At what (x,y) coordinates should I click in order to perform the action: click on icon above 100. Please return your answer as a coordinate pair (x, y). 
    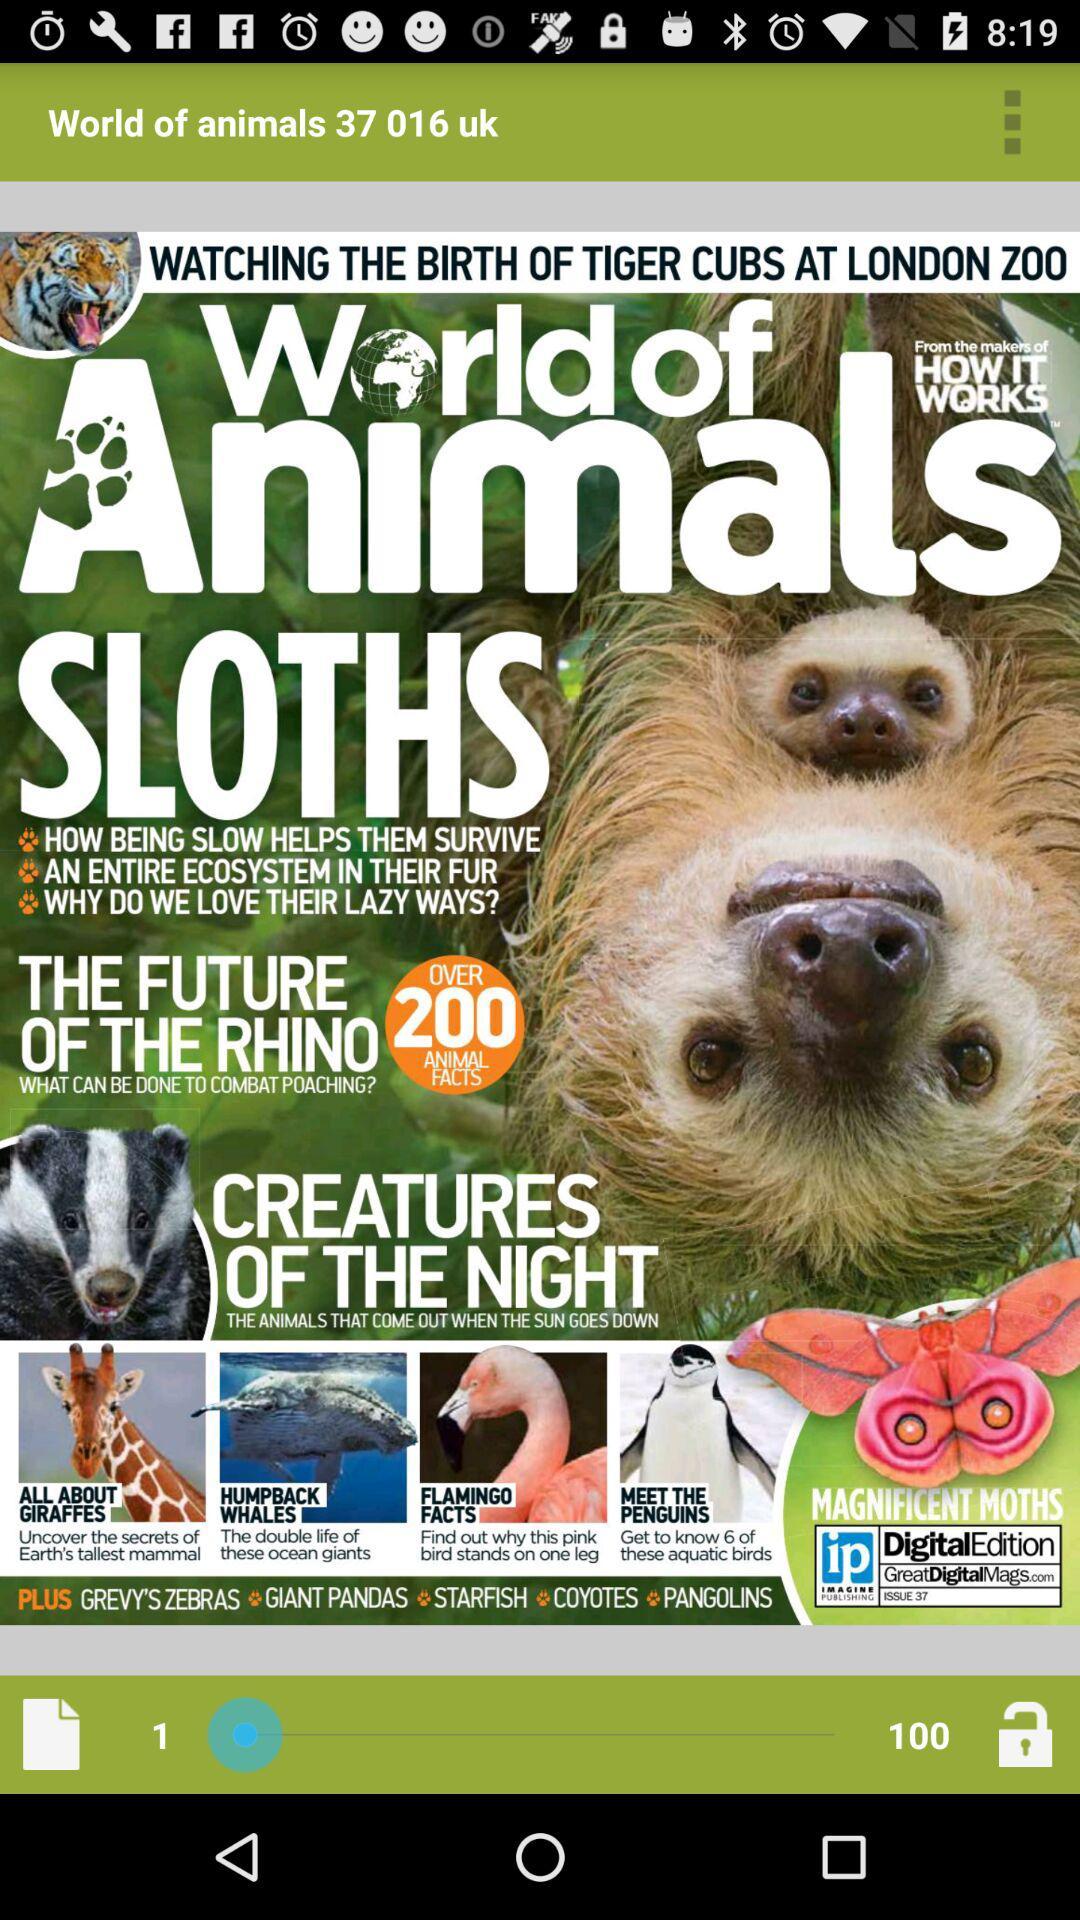
    Looking at the image, I should click on (1012, 121).